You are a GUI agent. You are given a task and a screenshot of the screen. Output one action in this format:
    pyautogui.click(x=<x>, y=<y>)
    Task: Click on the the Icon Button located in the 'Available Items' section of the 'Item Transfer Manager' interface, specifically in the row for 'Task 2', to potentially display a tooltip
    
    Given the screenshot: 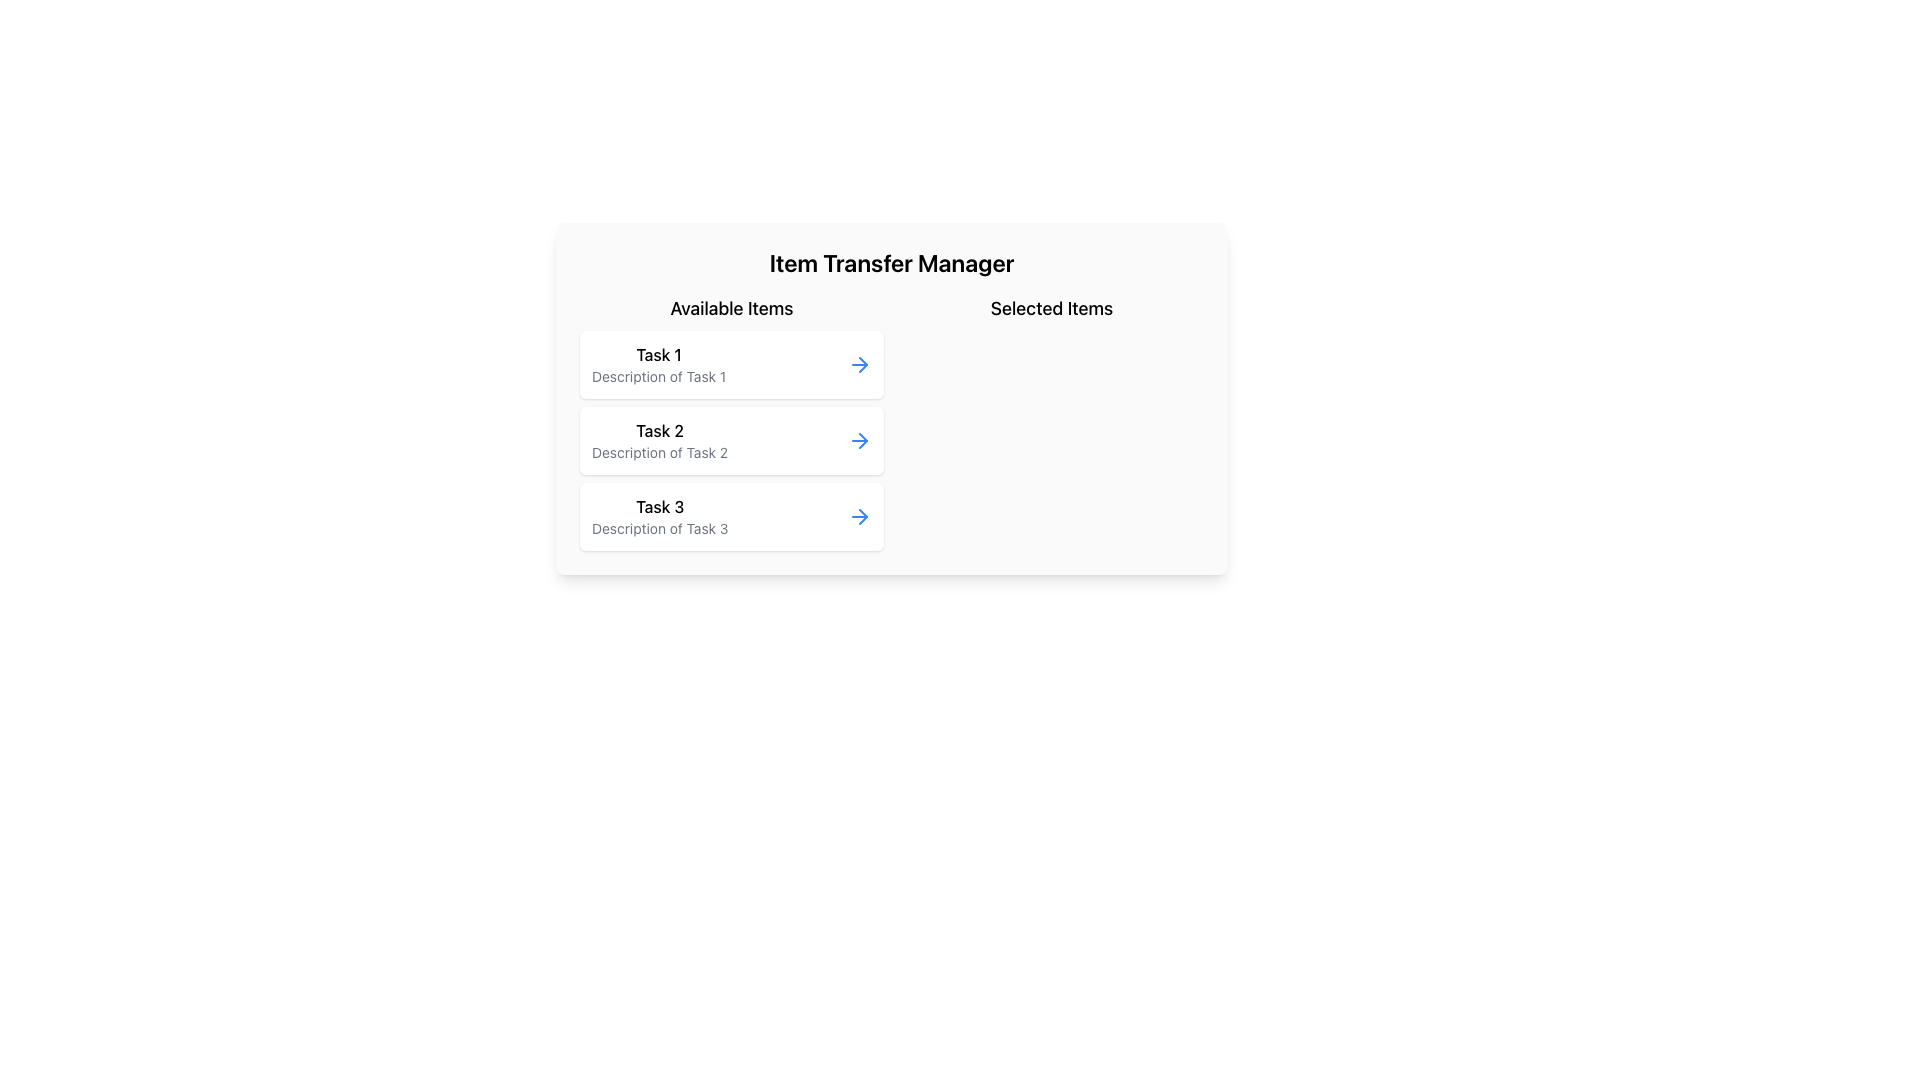 What is the action you would take?
    pyautogui.click(x=859, y=439)
    